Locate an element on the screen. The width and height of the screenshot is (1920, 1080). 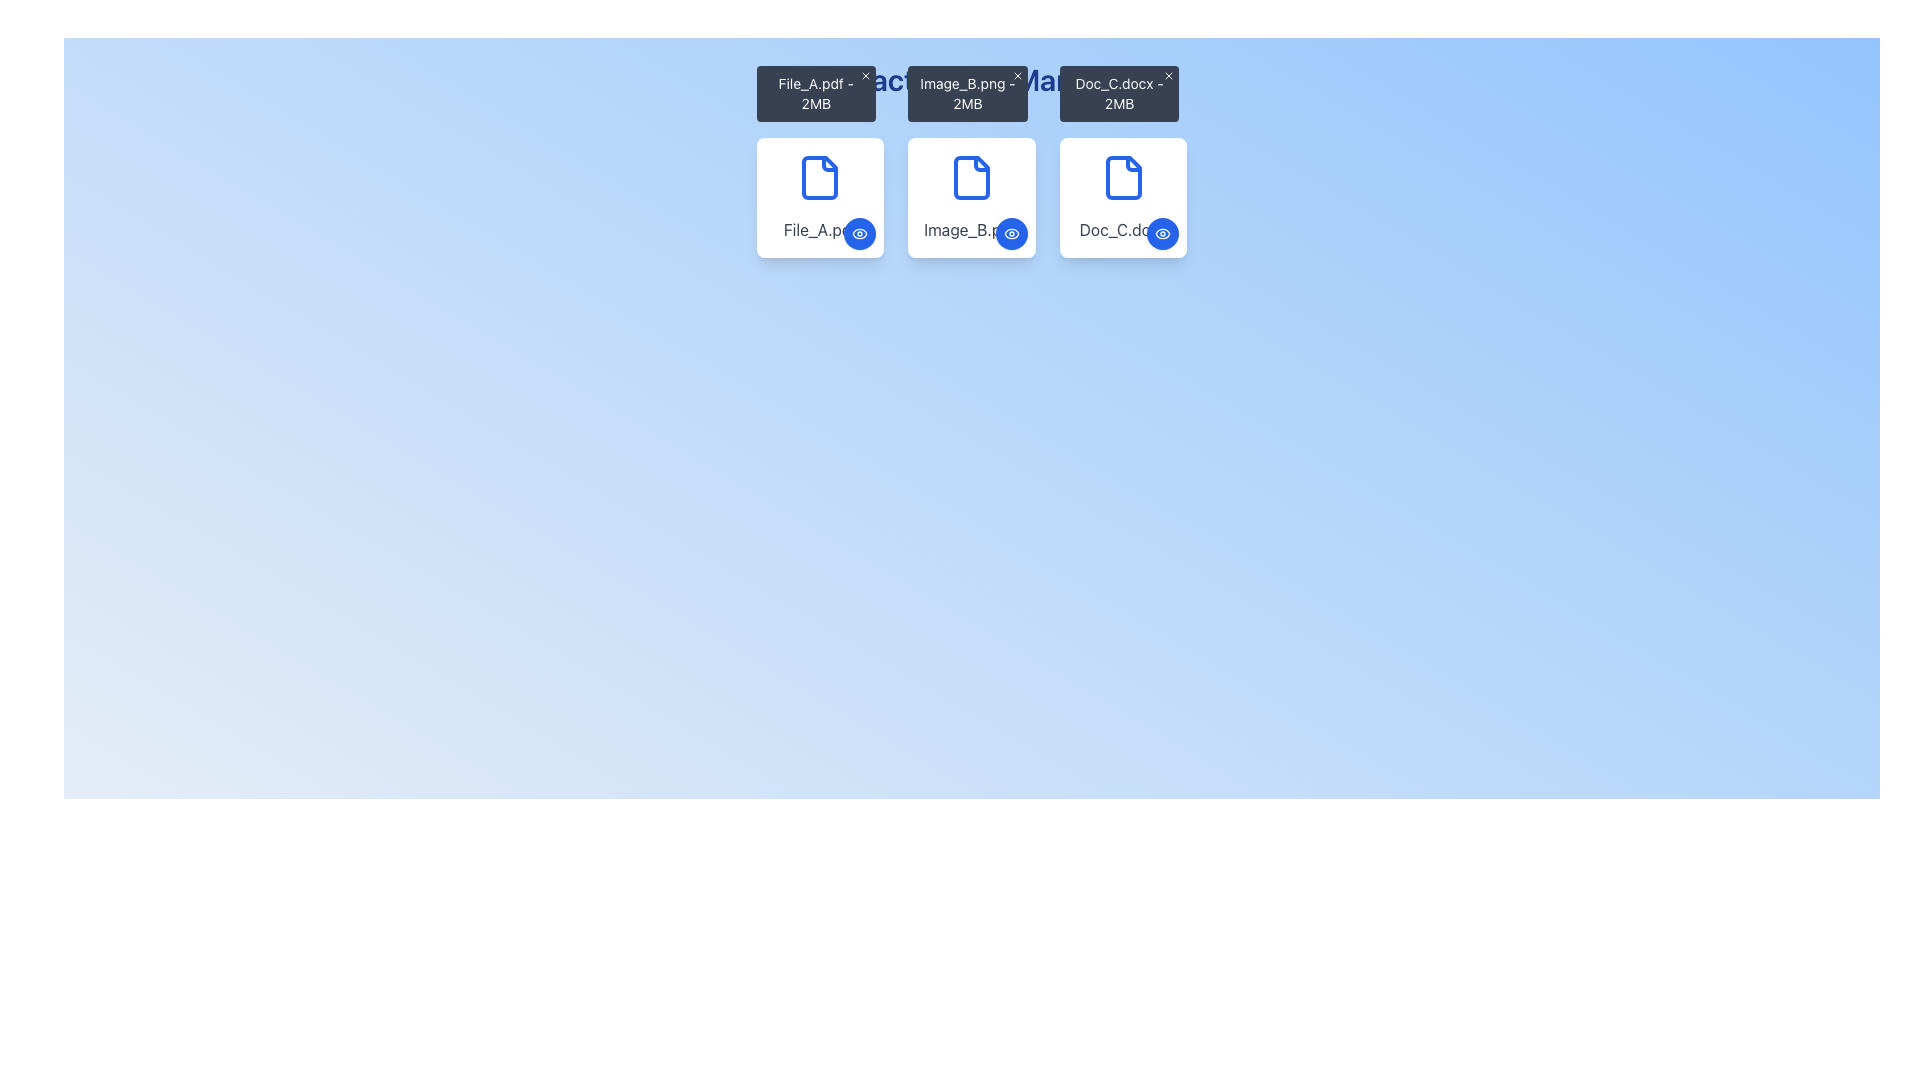
the descriptive label displaying 'Image_B.png' in gray color, which is located in the second file card from the left, below the file's title and icon is located at coordinates (971, 229).